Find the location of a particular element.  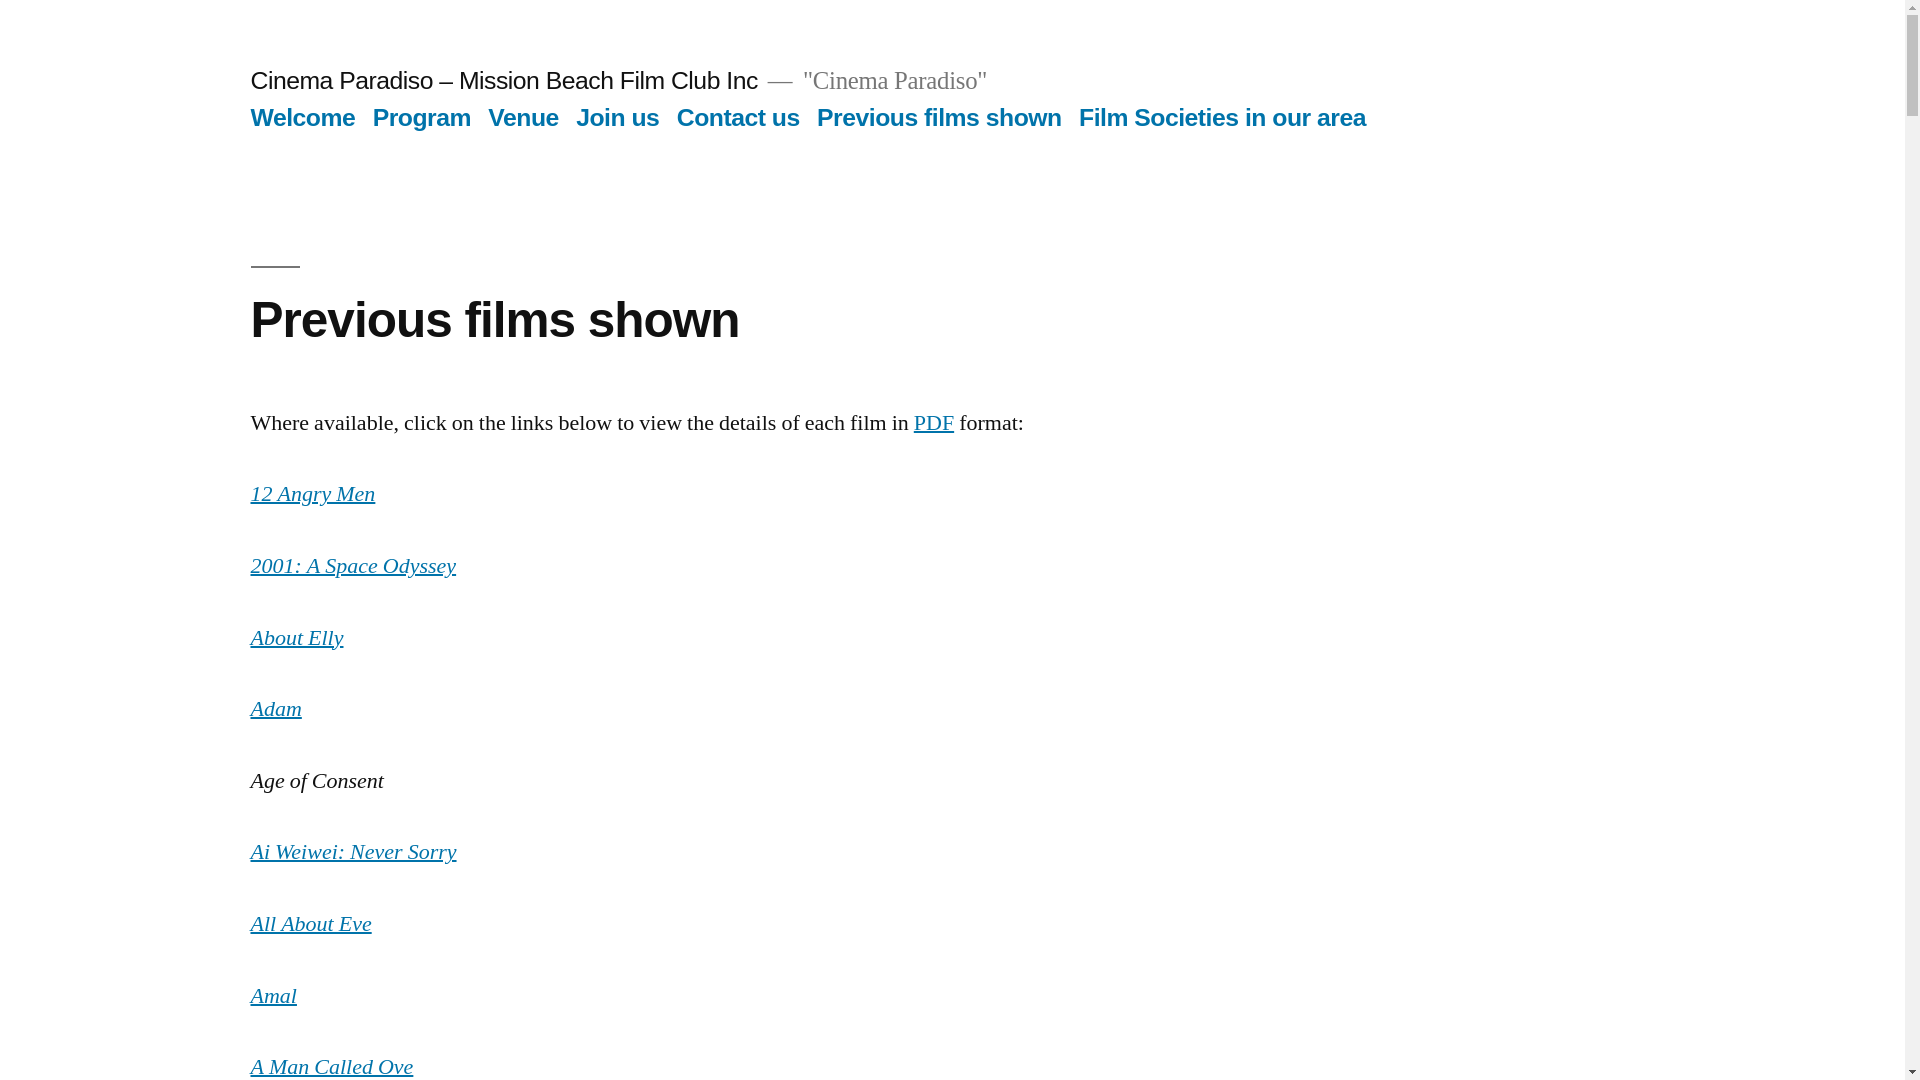

'Welcome' is located at coordinates (301, 117).